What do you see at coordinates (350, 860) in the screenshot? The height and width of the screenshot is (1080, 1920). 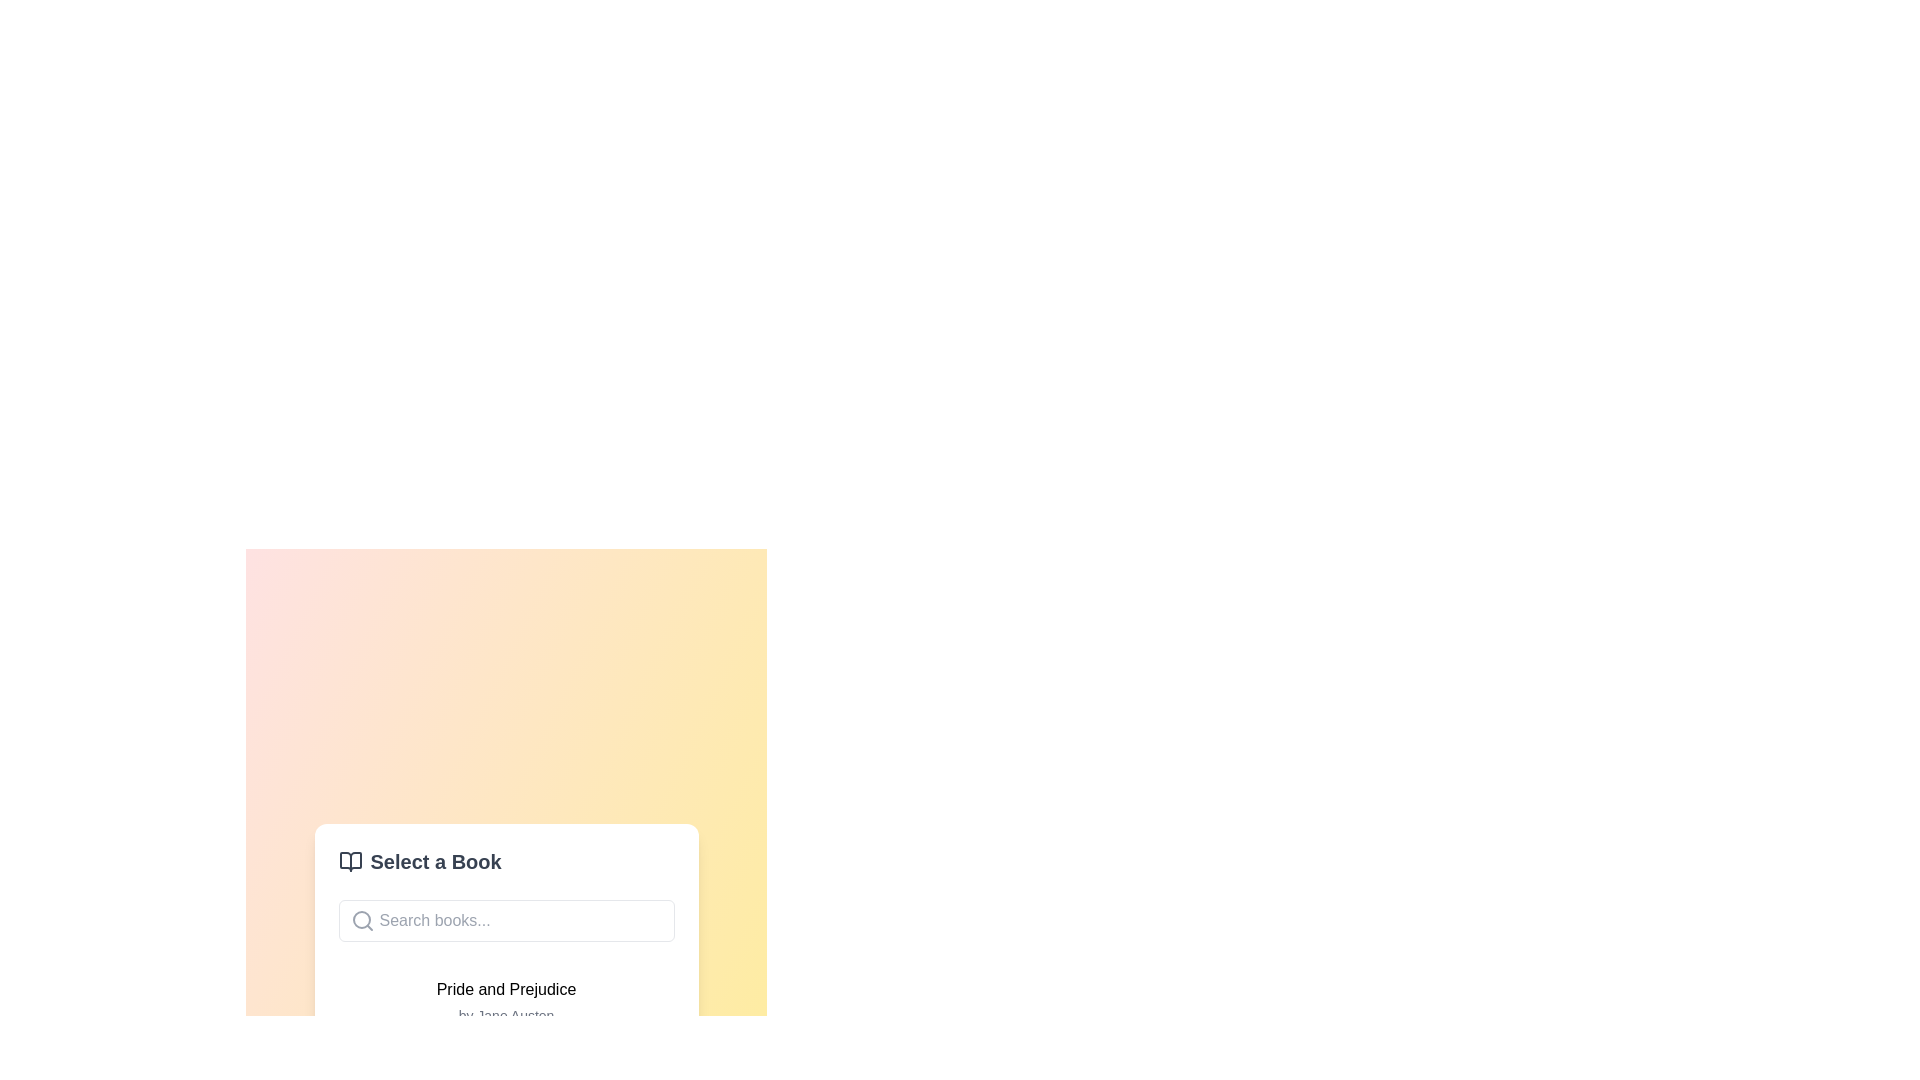 I see `the decorative icon located at the leftmost side of the header containing the text 'Select a Book'` at bounding box center [350, 860].